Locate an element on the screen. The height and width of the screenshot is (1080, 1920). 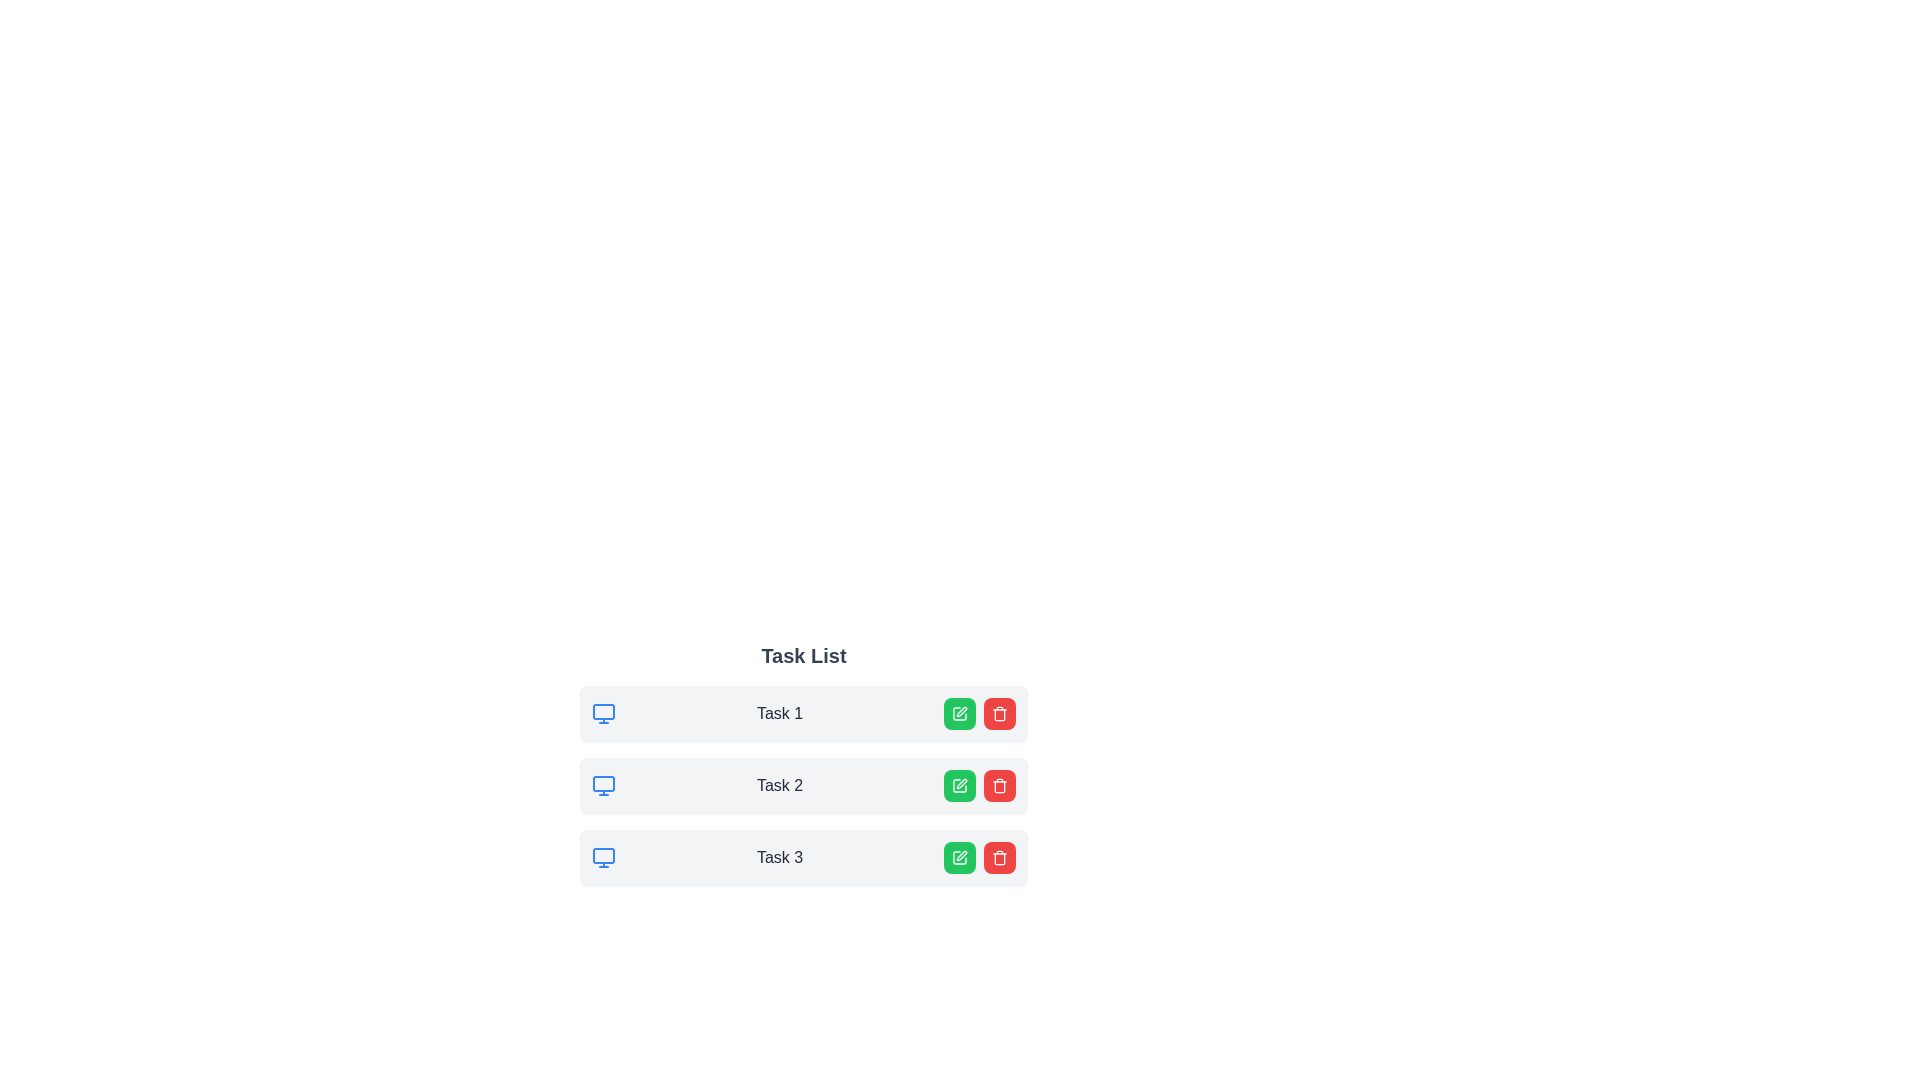
the pen icon button located in the middle column of actionable buttons associated with the second task to initiate the edit action is located at coordinates (961, 782).